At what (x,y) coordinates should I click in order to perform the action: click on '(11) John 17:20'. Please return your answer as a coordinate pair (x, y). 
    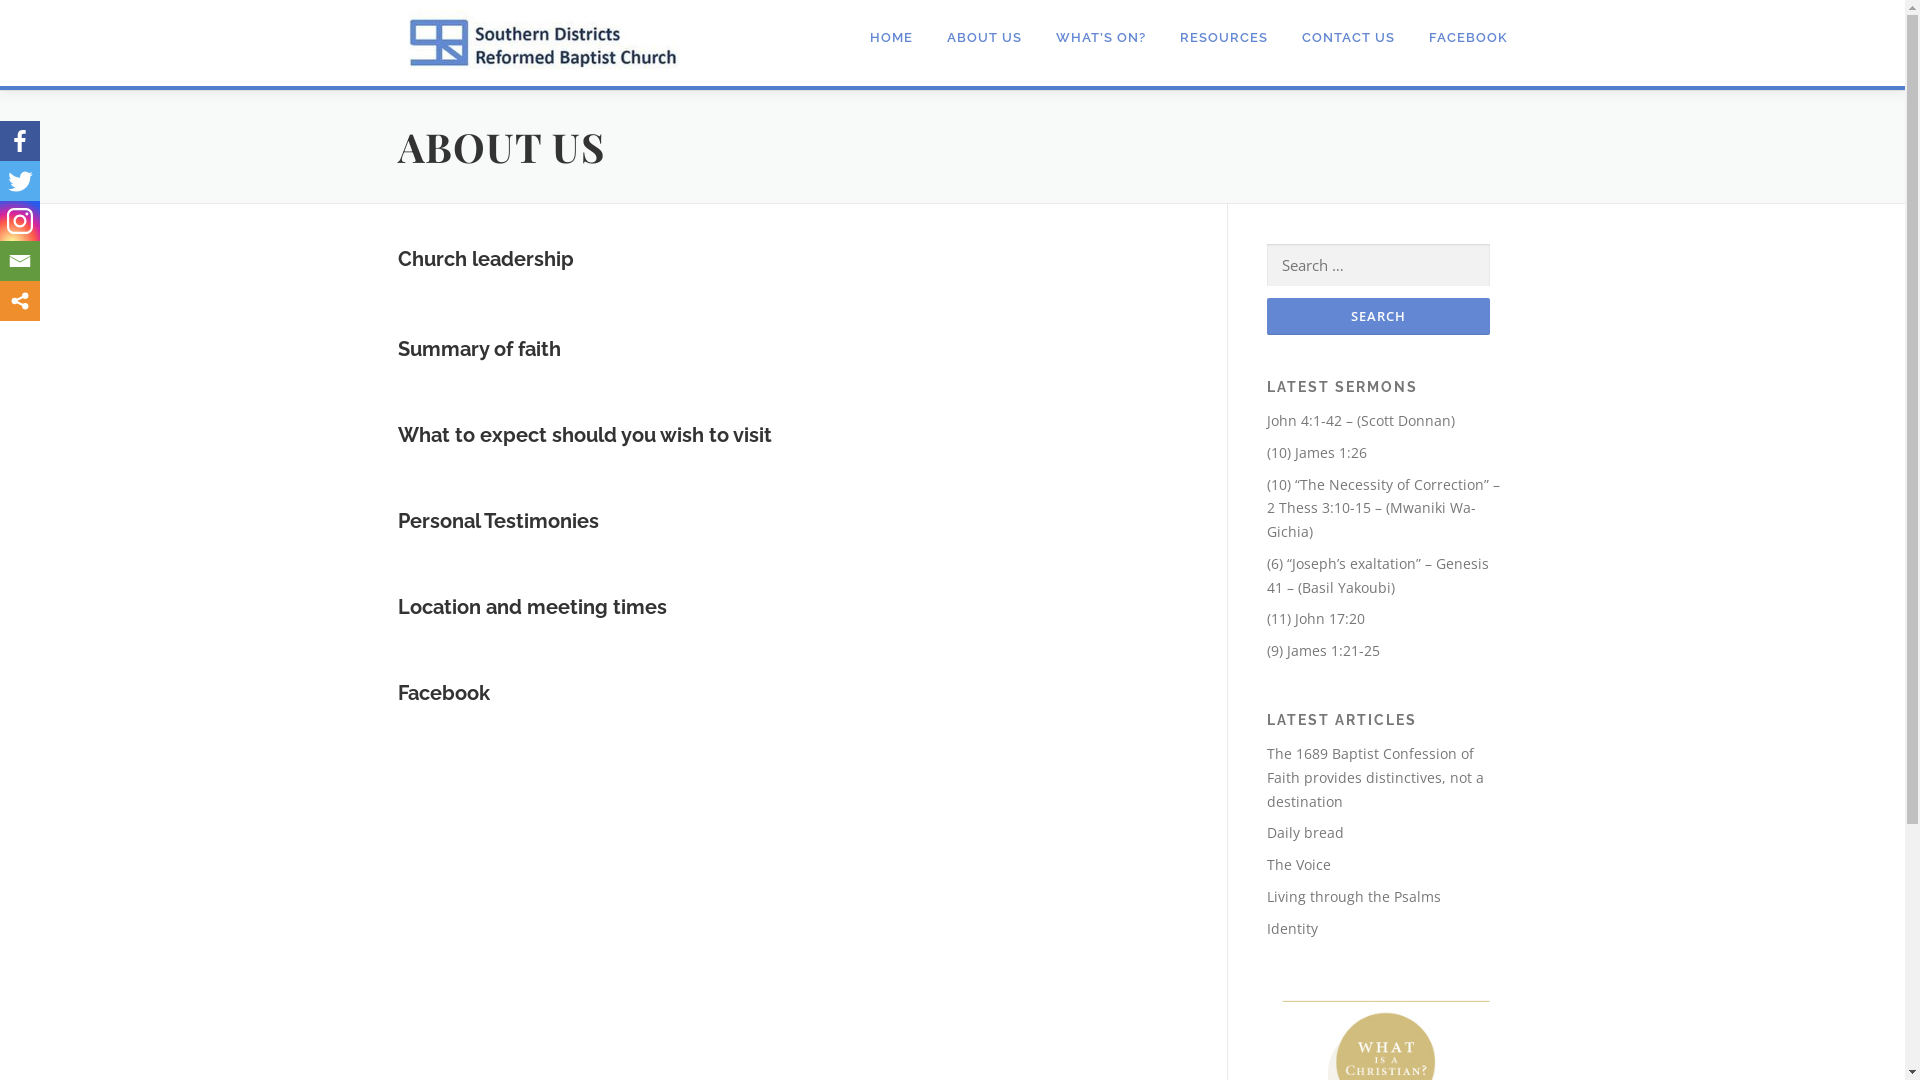
    Looking at the image, I should click on (1315, 617).